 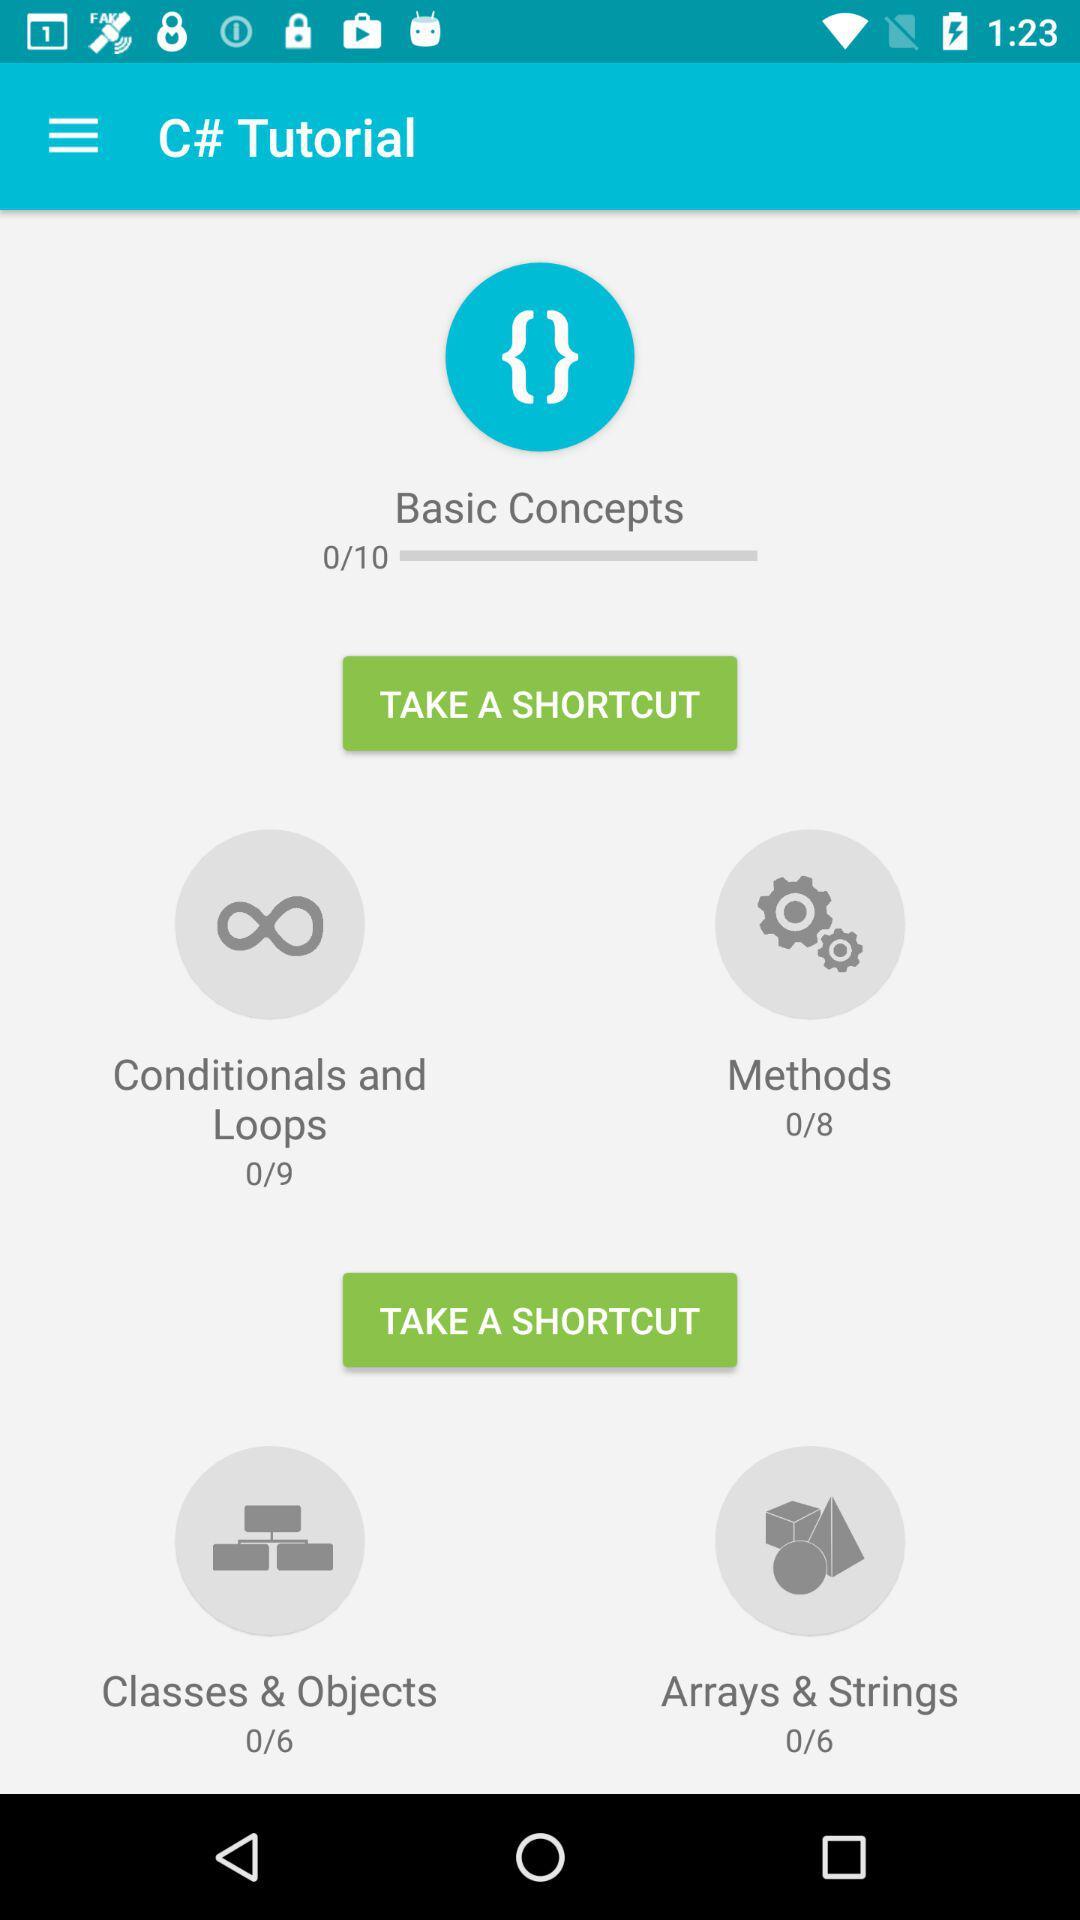 I want to click on the item to the left of c# tutorial icon, so click(x=72, y=135).